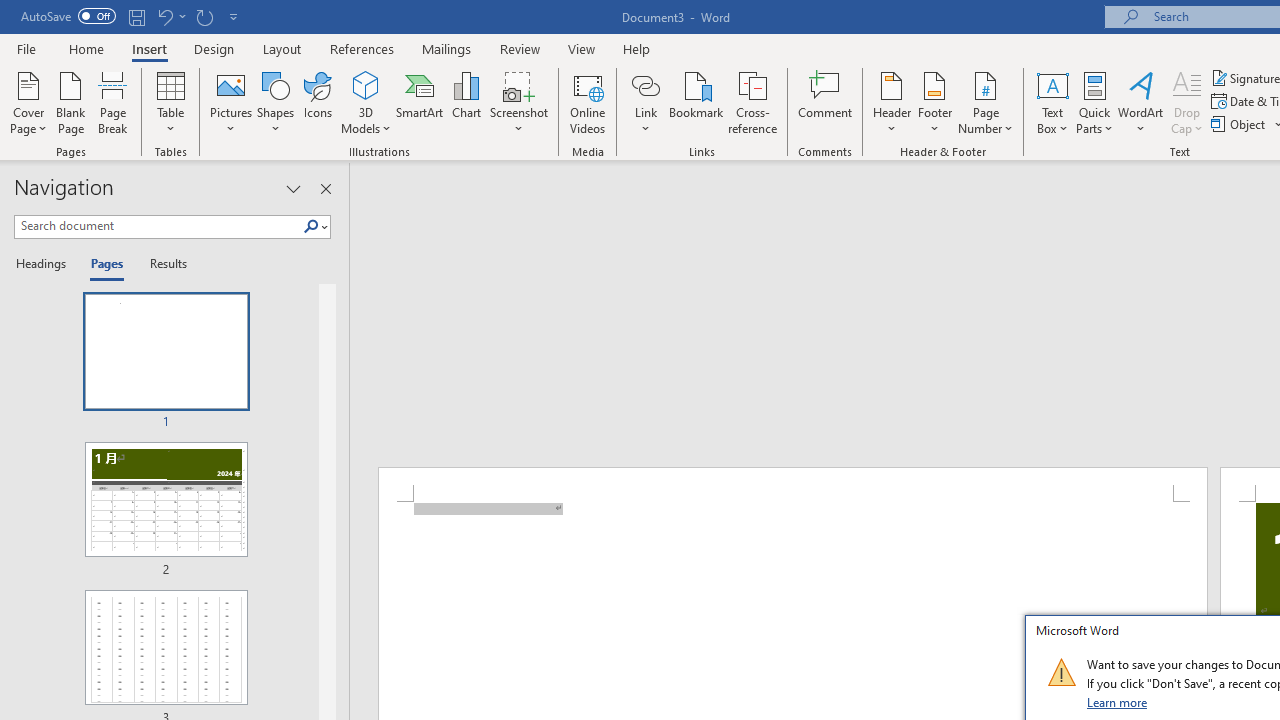 Image resolution: width=1280 pixels, height=720 pixels. What do you see at coordinates (1051, 103) in the screenshot?
I see `'Text Box'` at bounding box center [1051, 103].